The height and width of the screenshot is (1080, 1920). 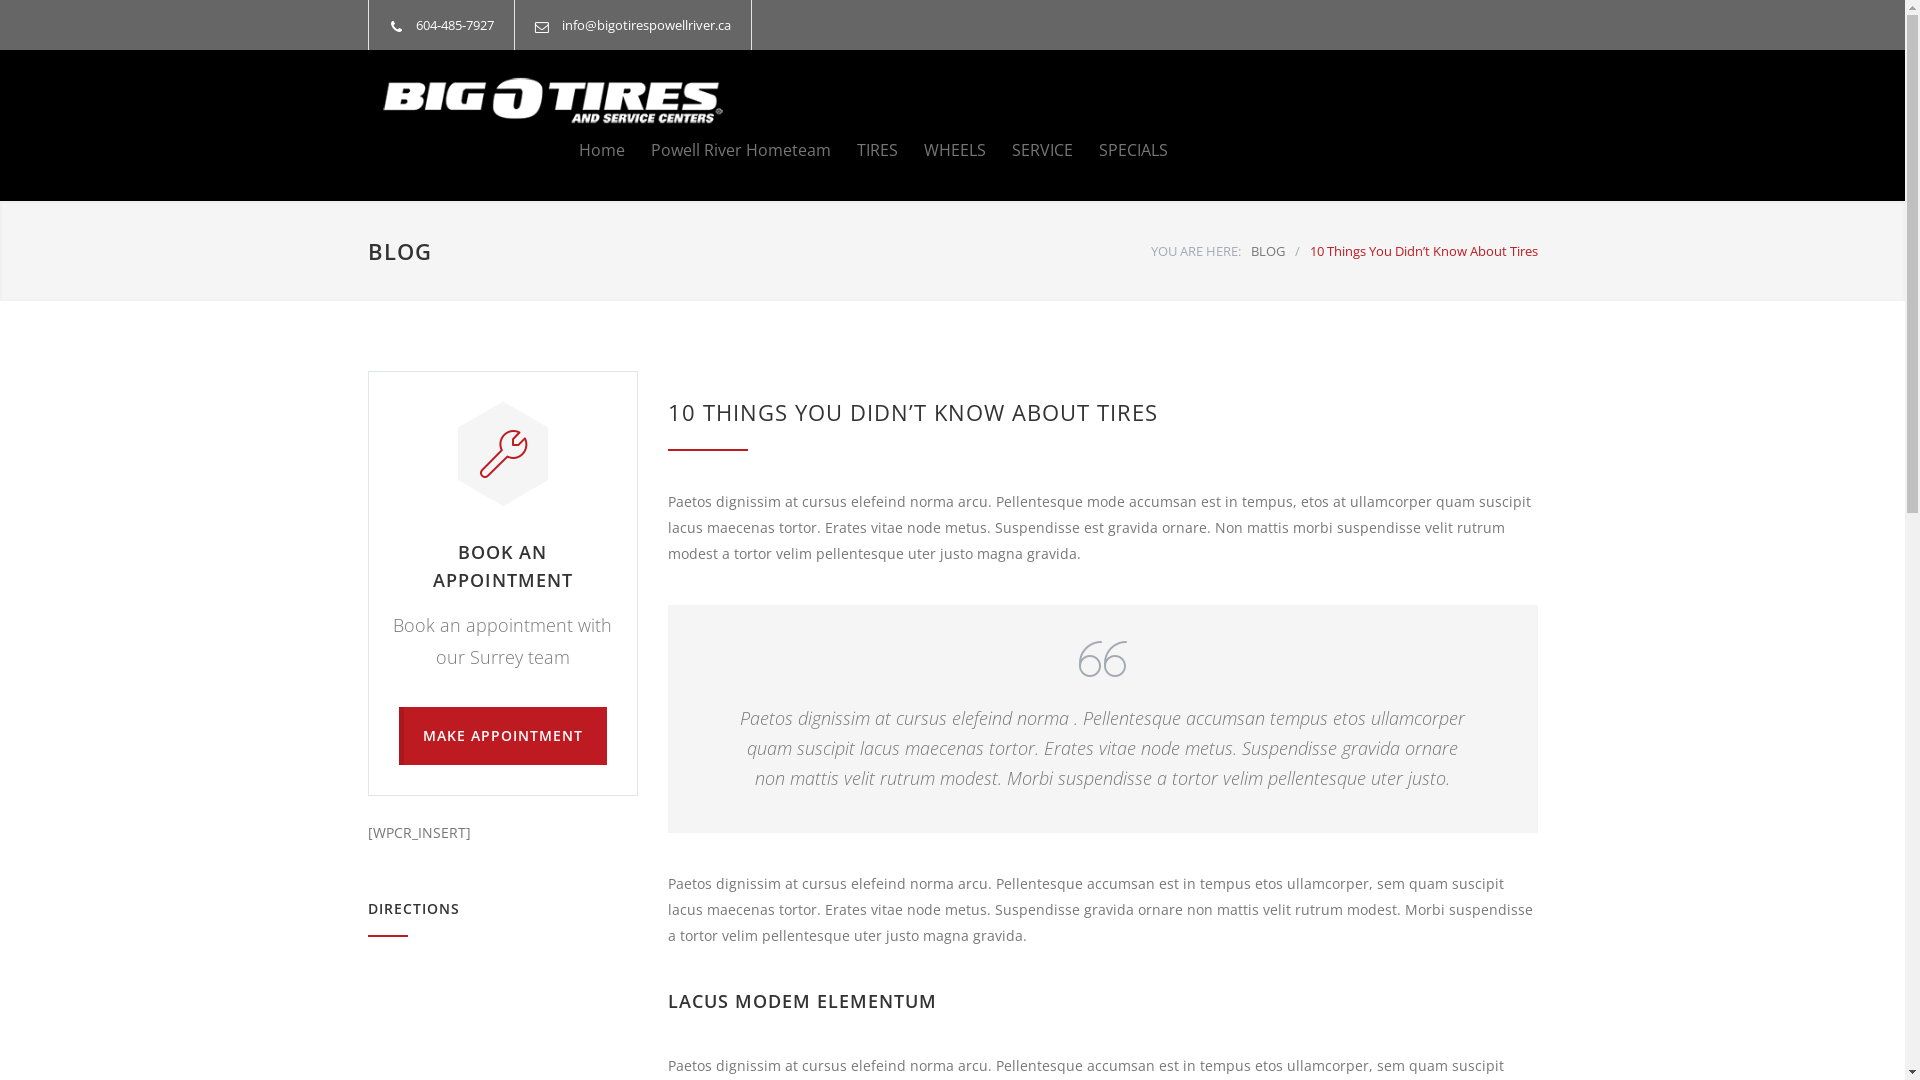 I want to click on 'Powell River Hometeam', so click(x=725, y=149).